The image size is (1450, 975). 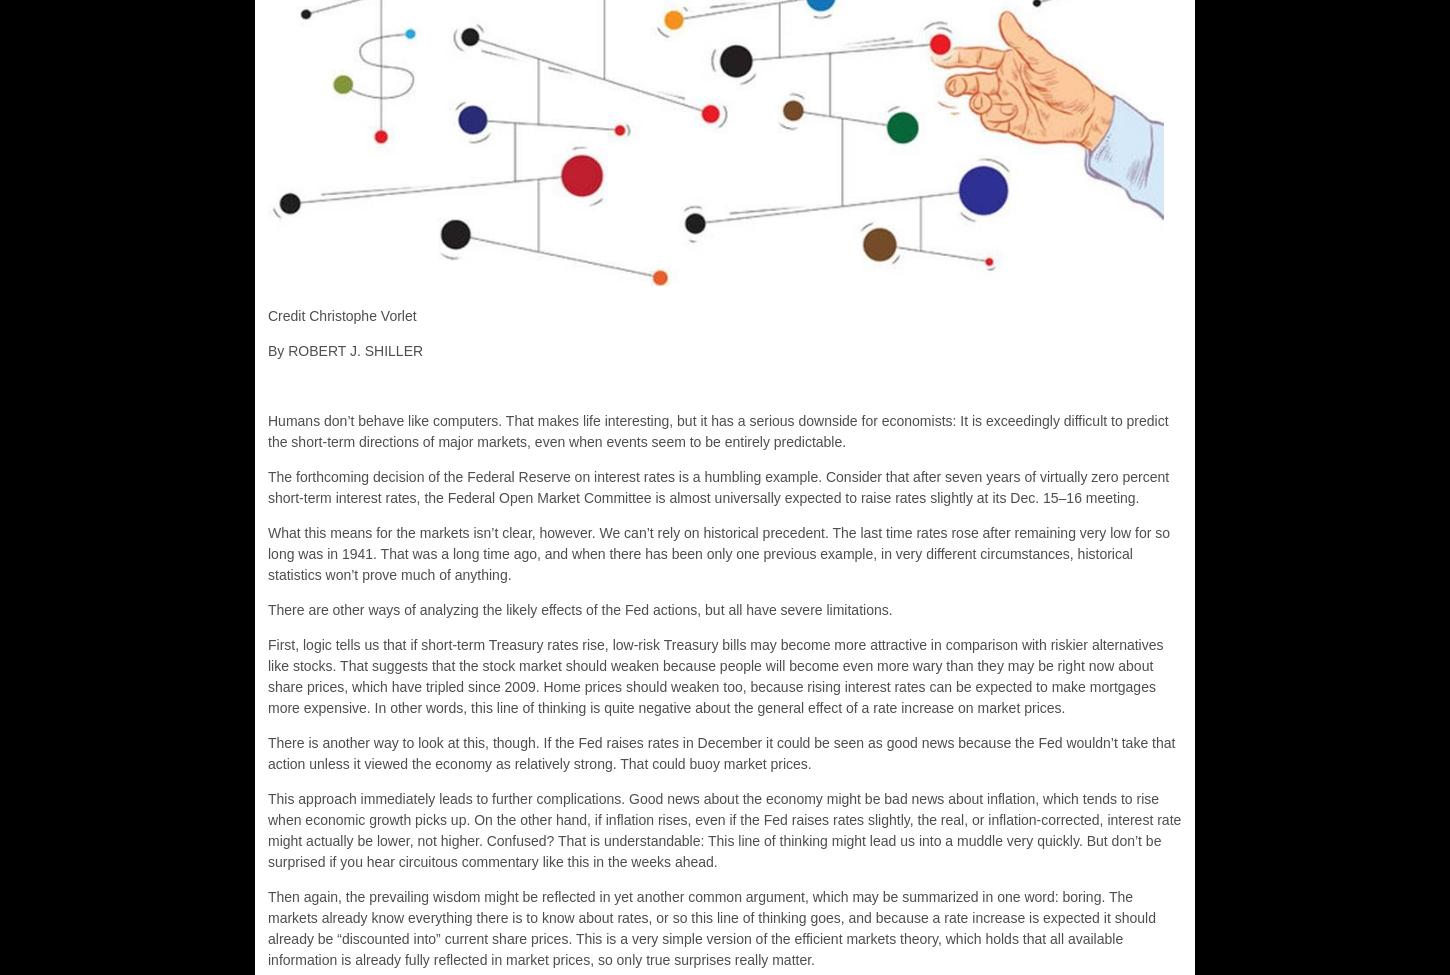 What do you see at coordinates (710, 927) in the screenshot?
I see `'Then again, the prevailing wisdom might be reflected in yet another common argument, which may be summarized in one word: boring. The markets already know everything there is to know about rates, or so this line of thinking goes, and because a rate increase is expected it should already be “discounted into” current share prices. This is a very simple version of the efficient markets theory, which holds that all available information is already fully reflected in market prices, so only true surprises really matter.'` at bounding box center [710, 927].